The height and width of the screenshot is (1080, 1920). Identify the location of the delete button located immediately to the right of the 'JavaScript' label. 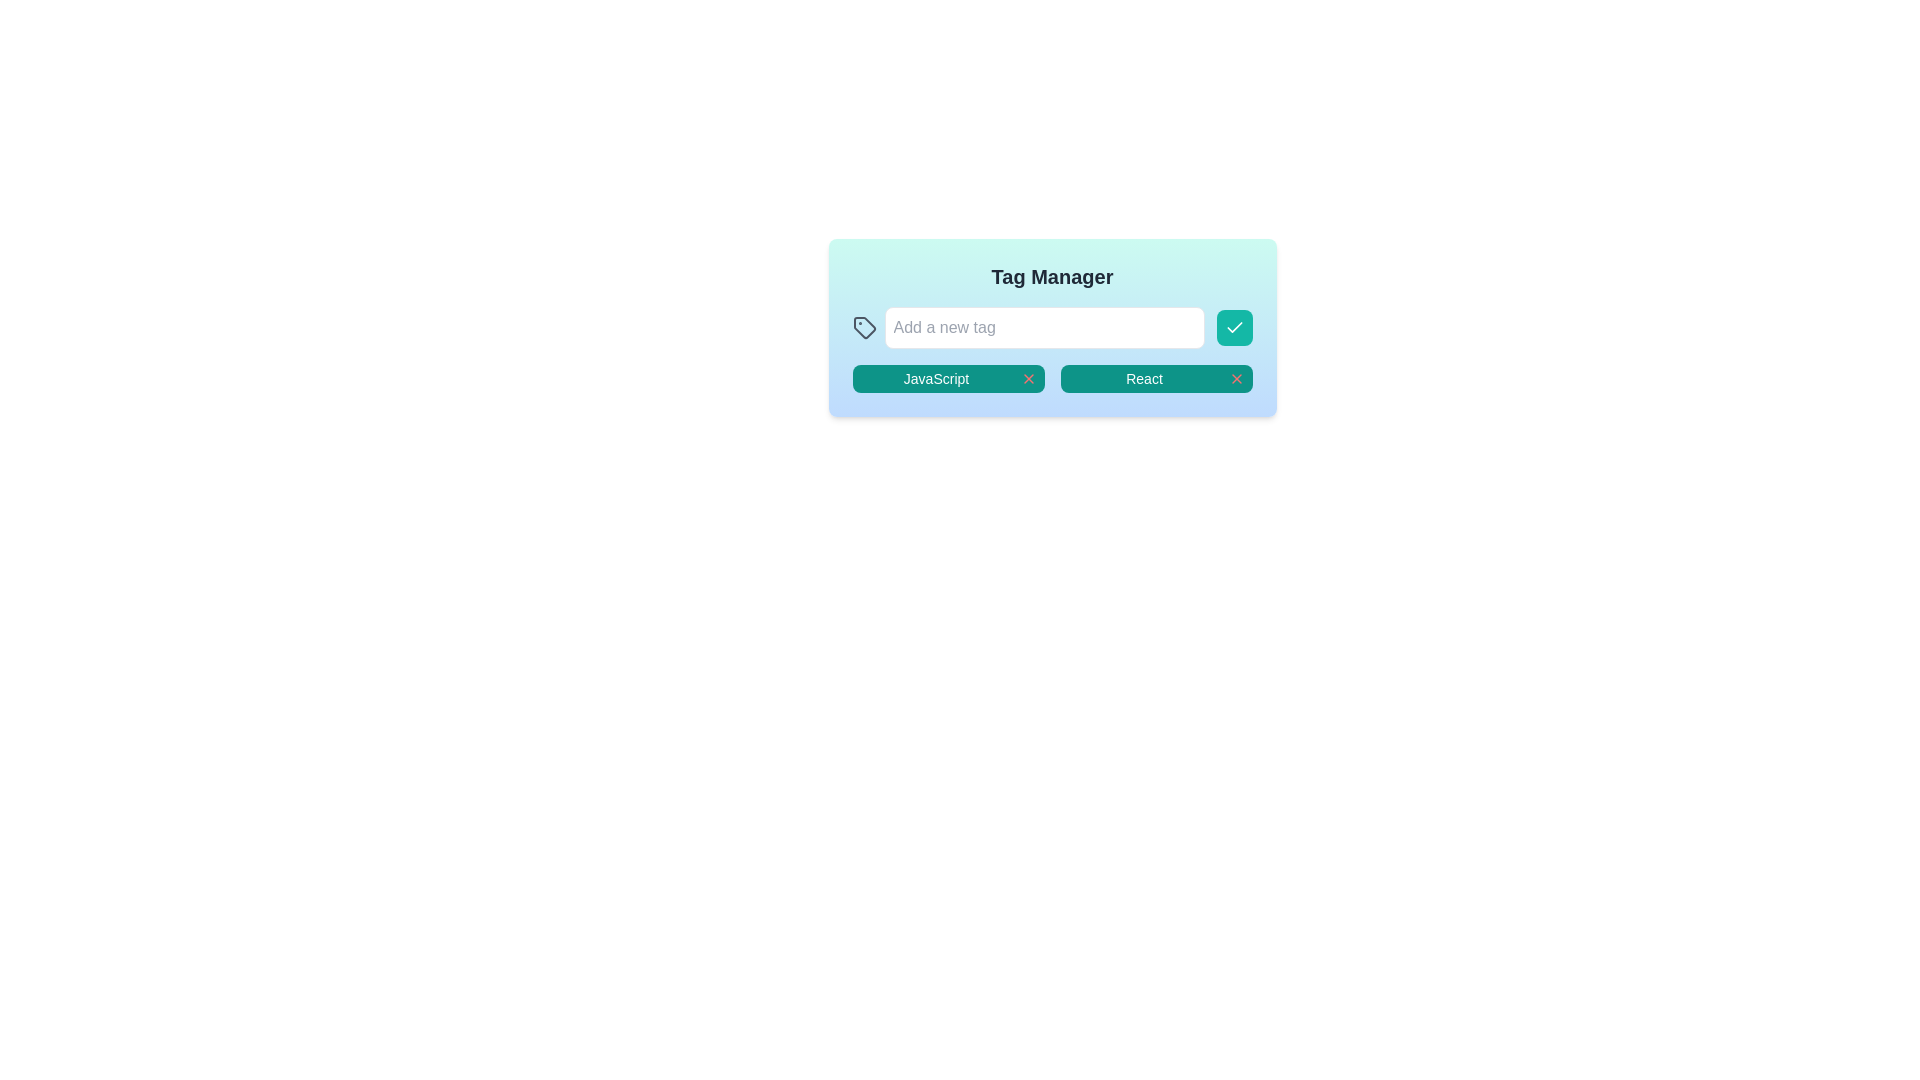
(1028, 378).